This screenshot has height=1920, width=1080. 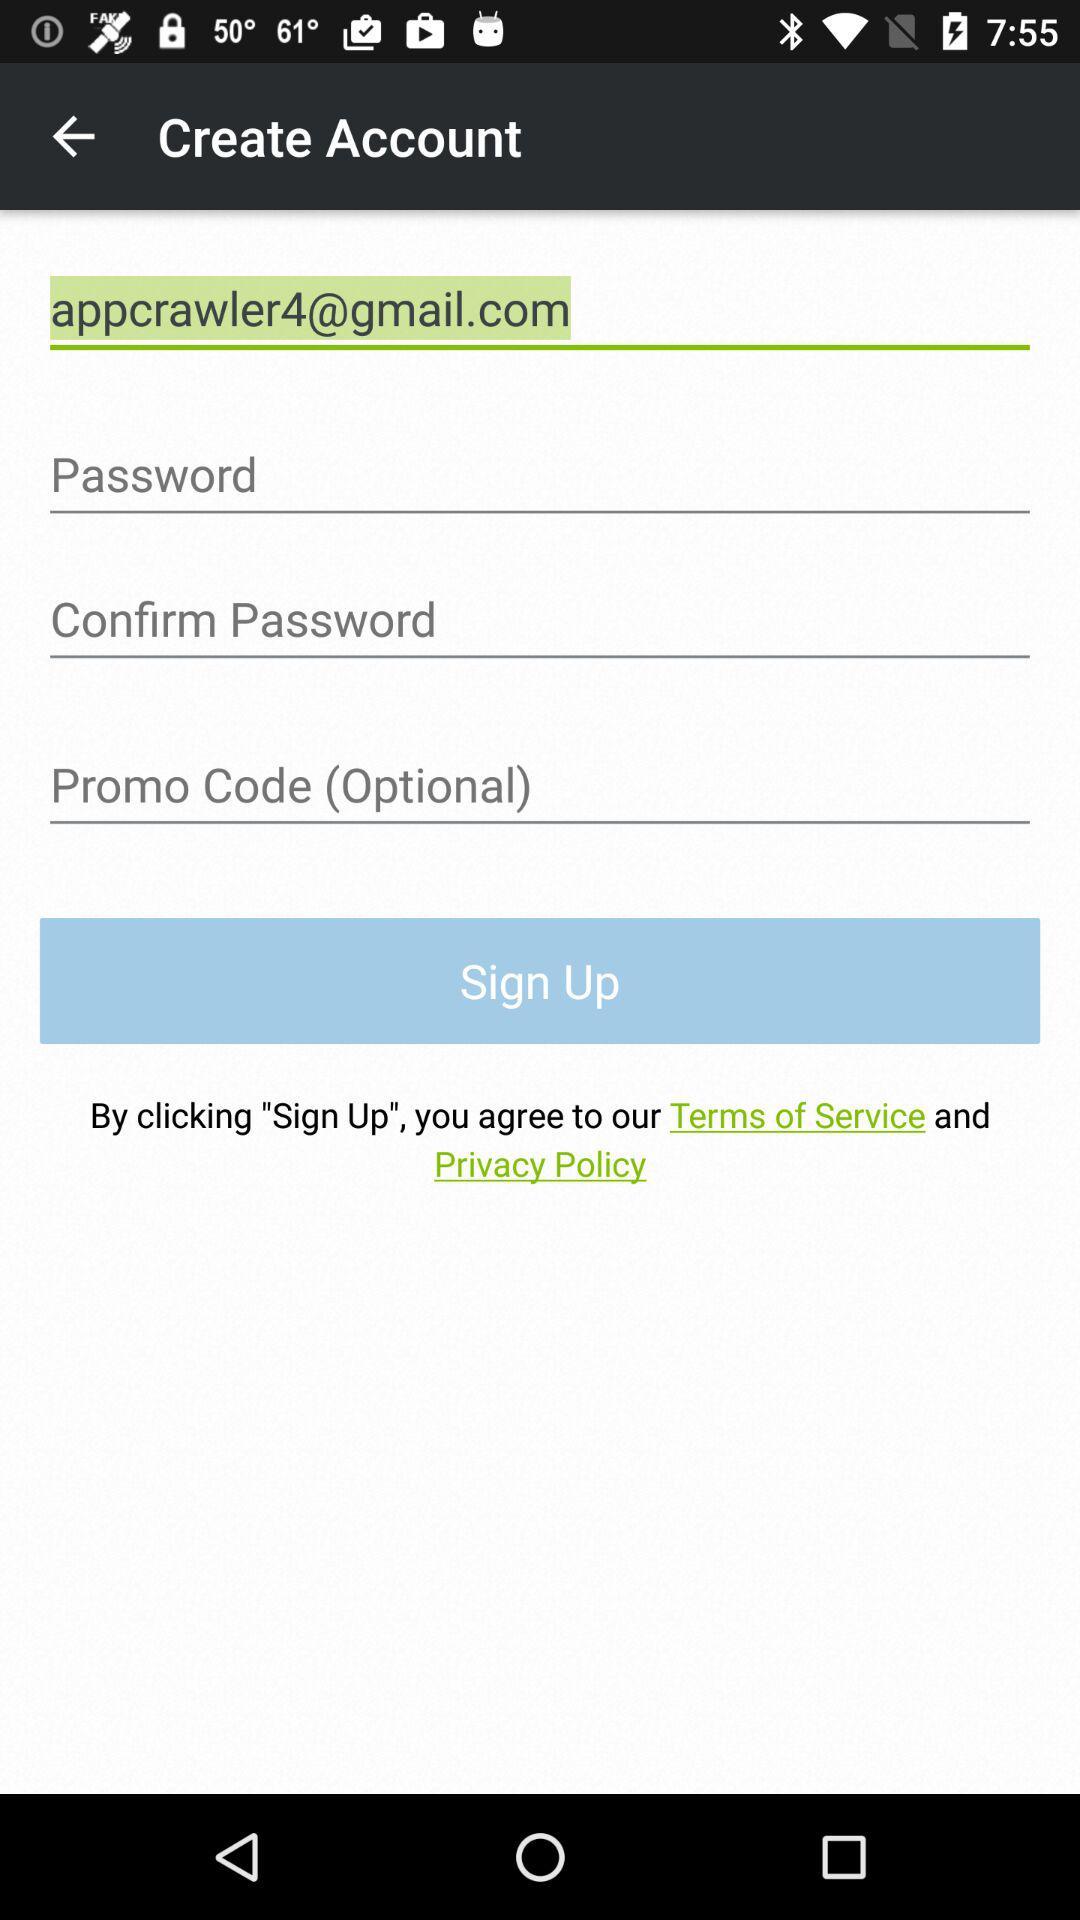 I want to click on password field, so click(x=540, y=618).